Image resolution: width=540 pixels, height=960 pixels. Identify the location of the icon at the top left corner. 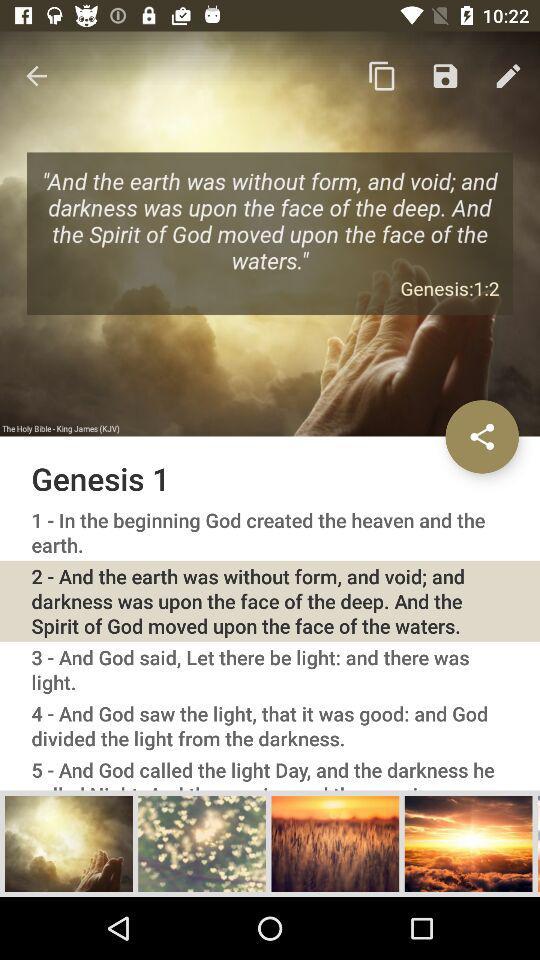
(36, 76).